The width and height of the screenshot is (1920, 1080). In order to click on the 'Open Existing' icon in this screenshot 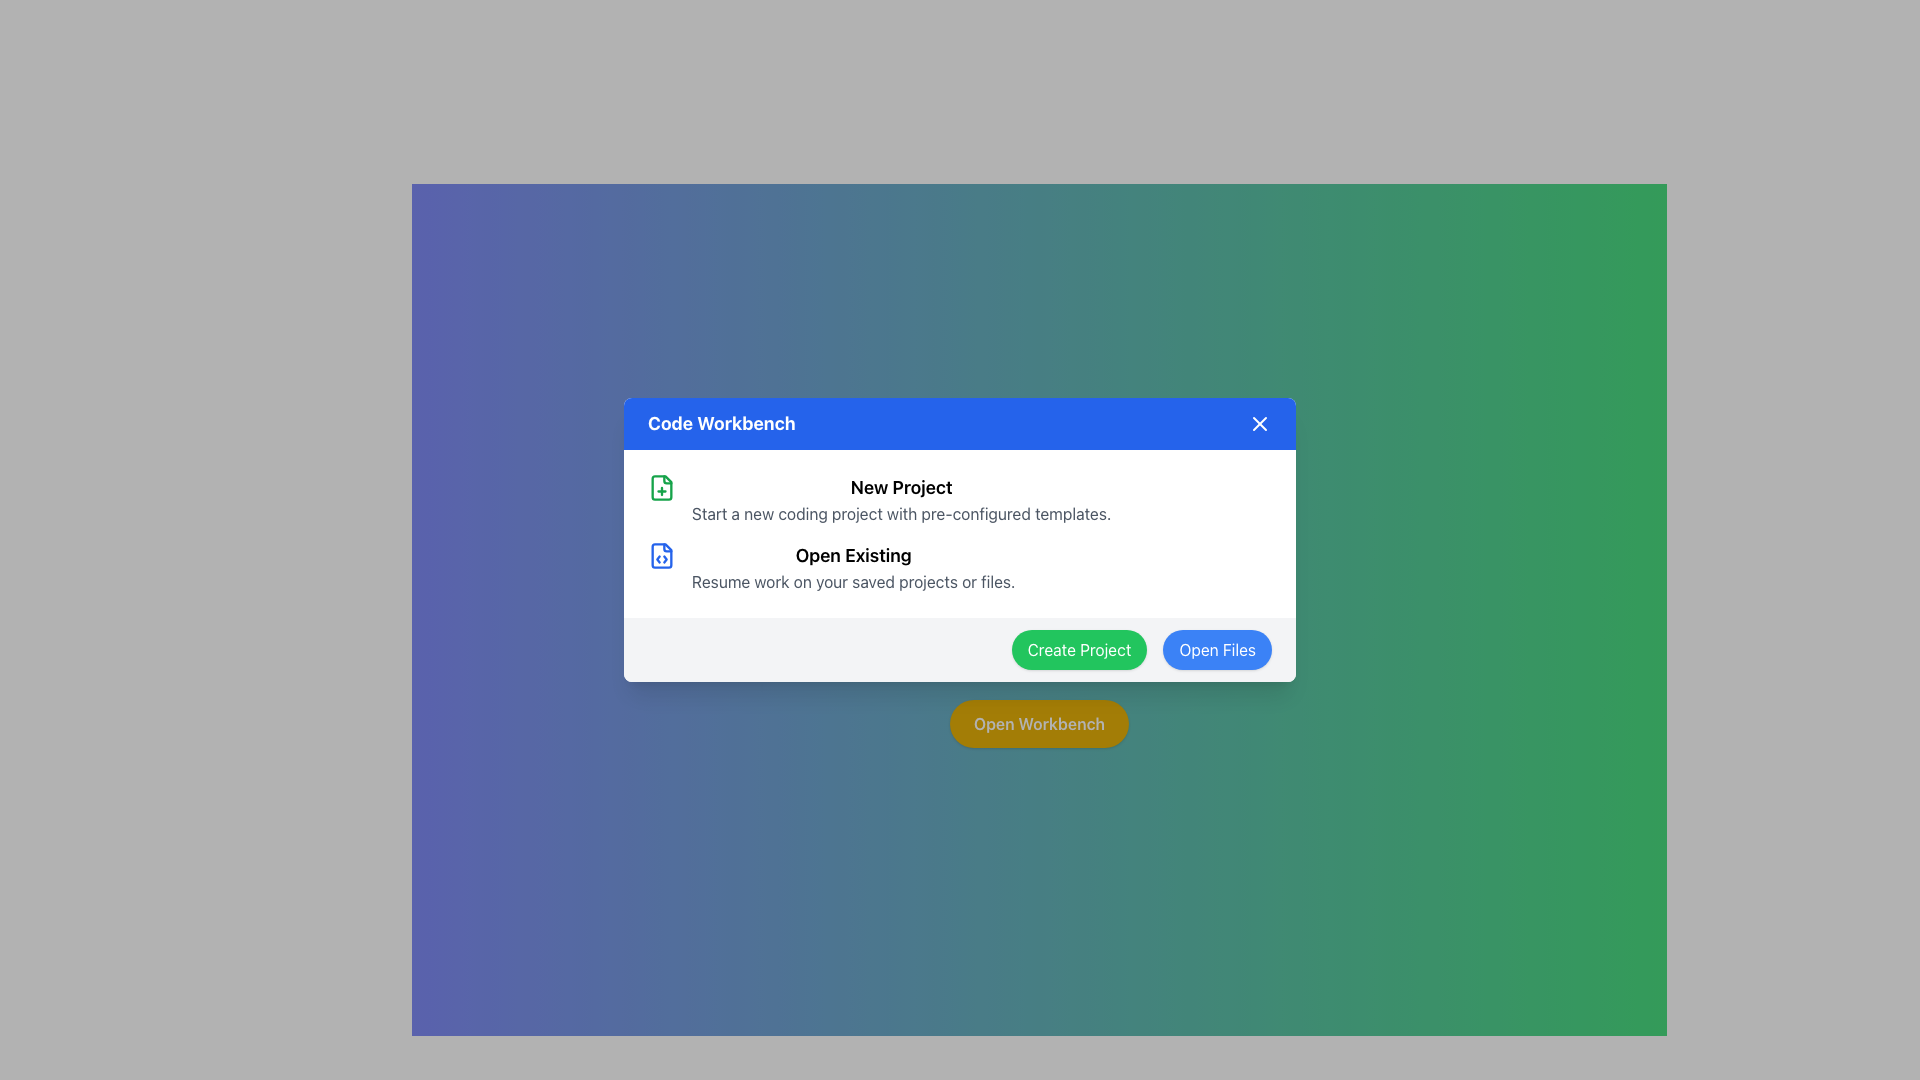, I will do `click(662, 555)`.